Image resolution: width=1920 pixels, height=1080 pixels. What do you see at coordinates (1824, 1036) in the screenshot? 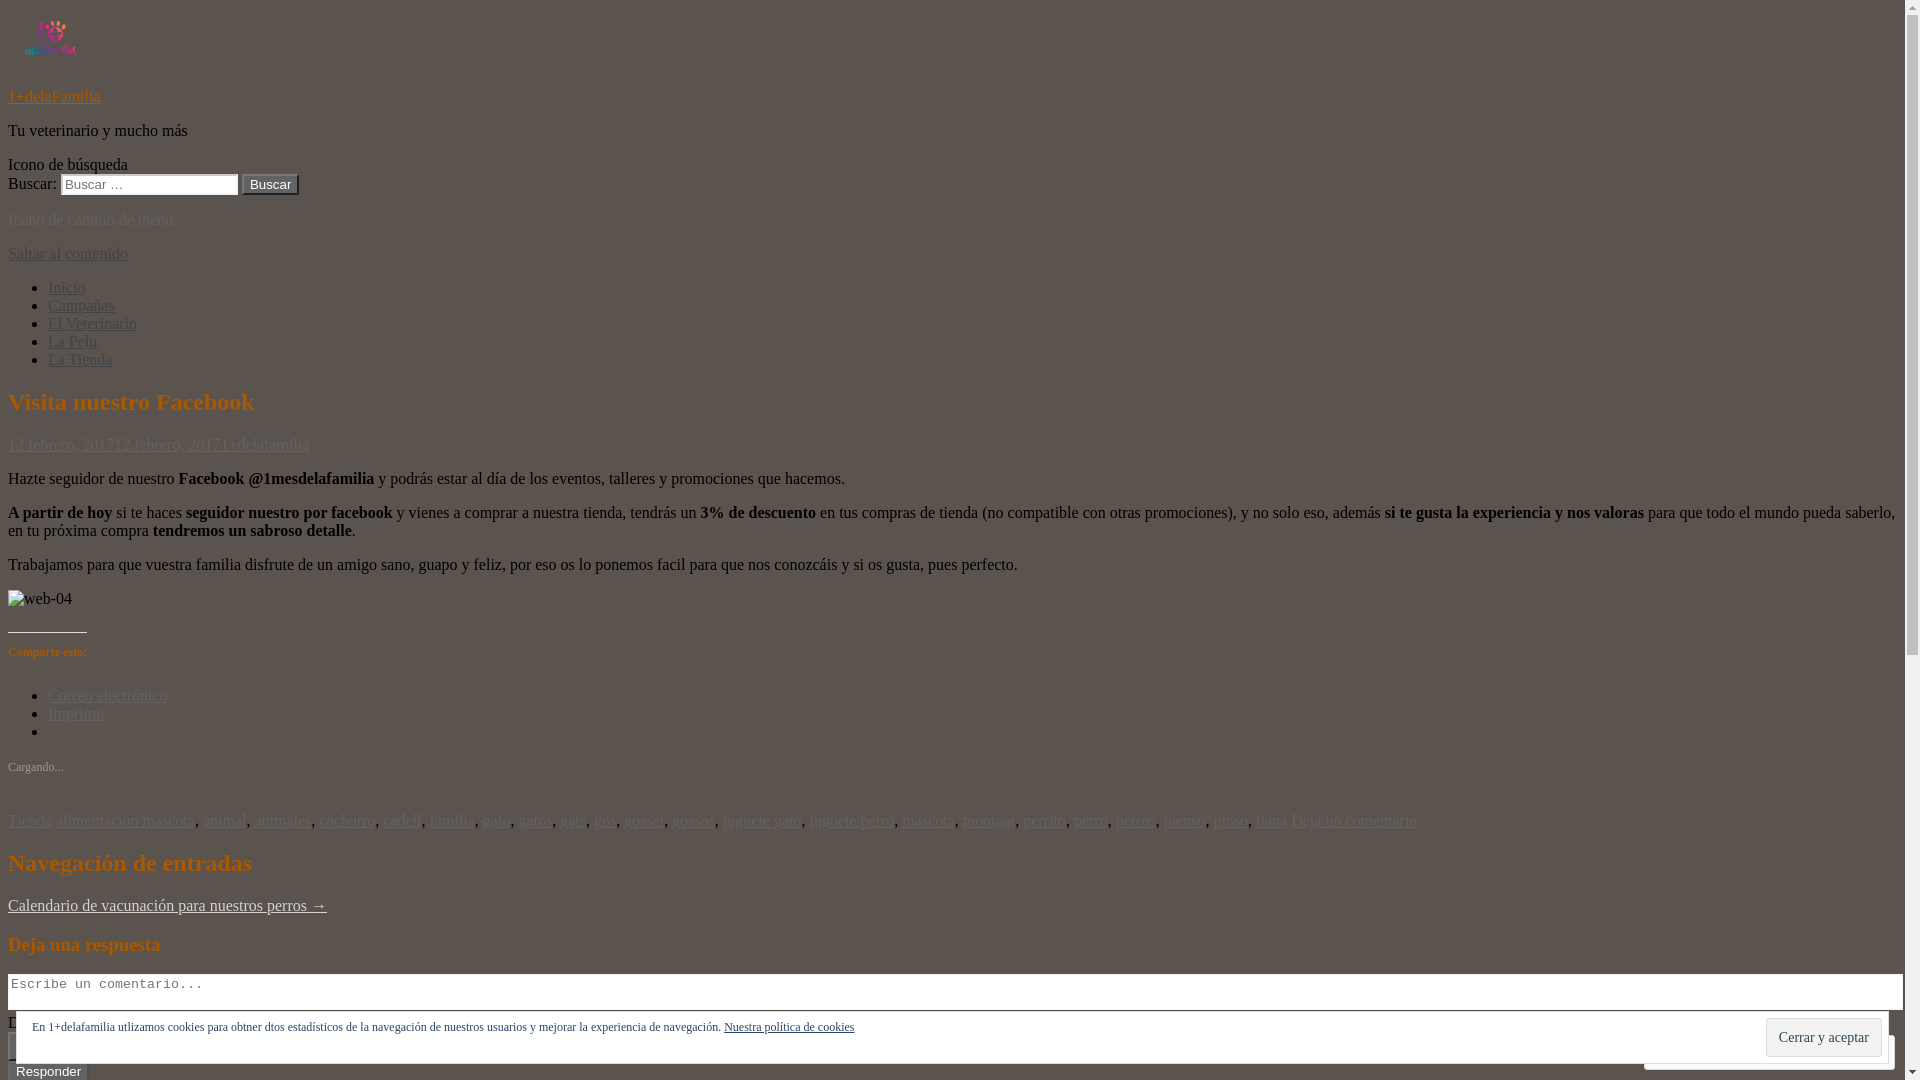
I see `'Cerrar y aceptar'` at bounding box center [1824, 1036].